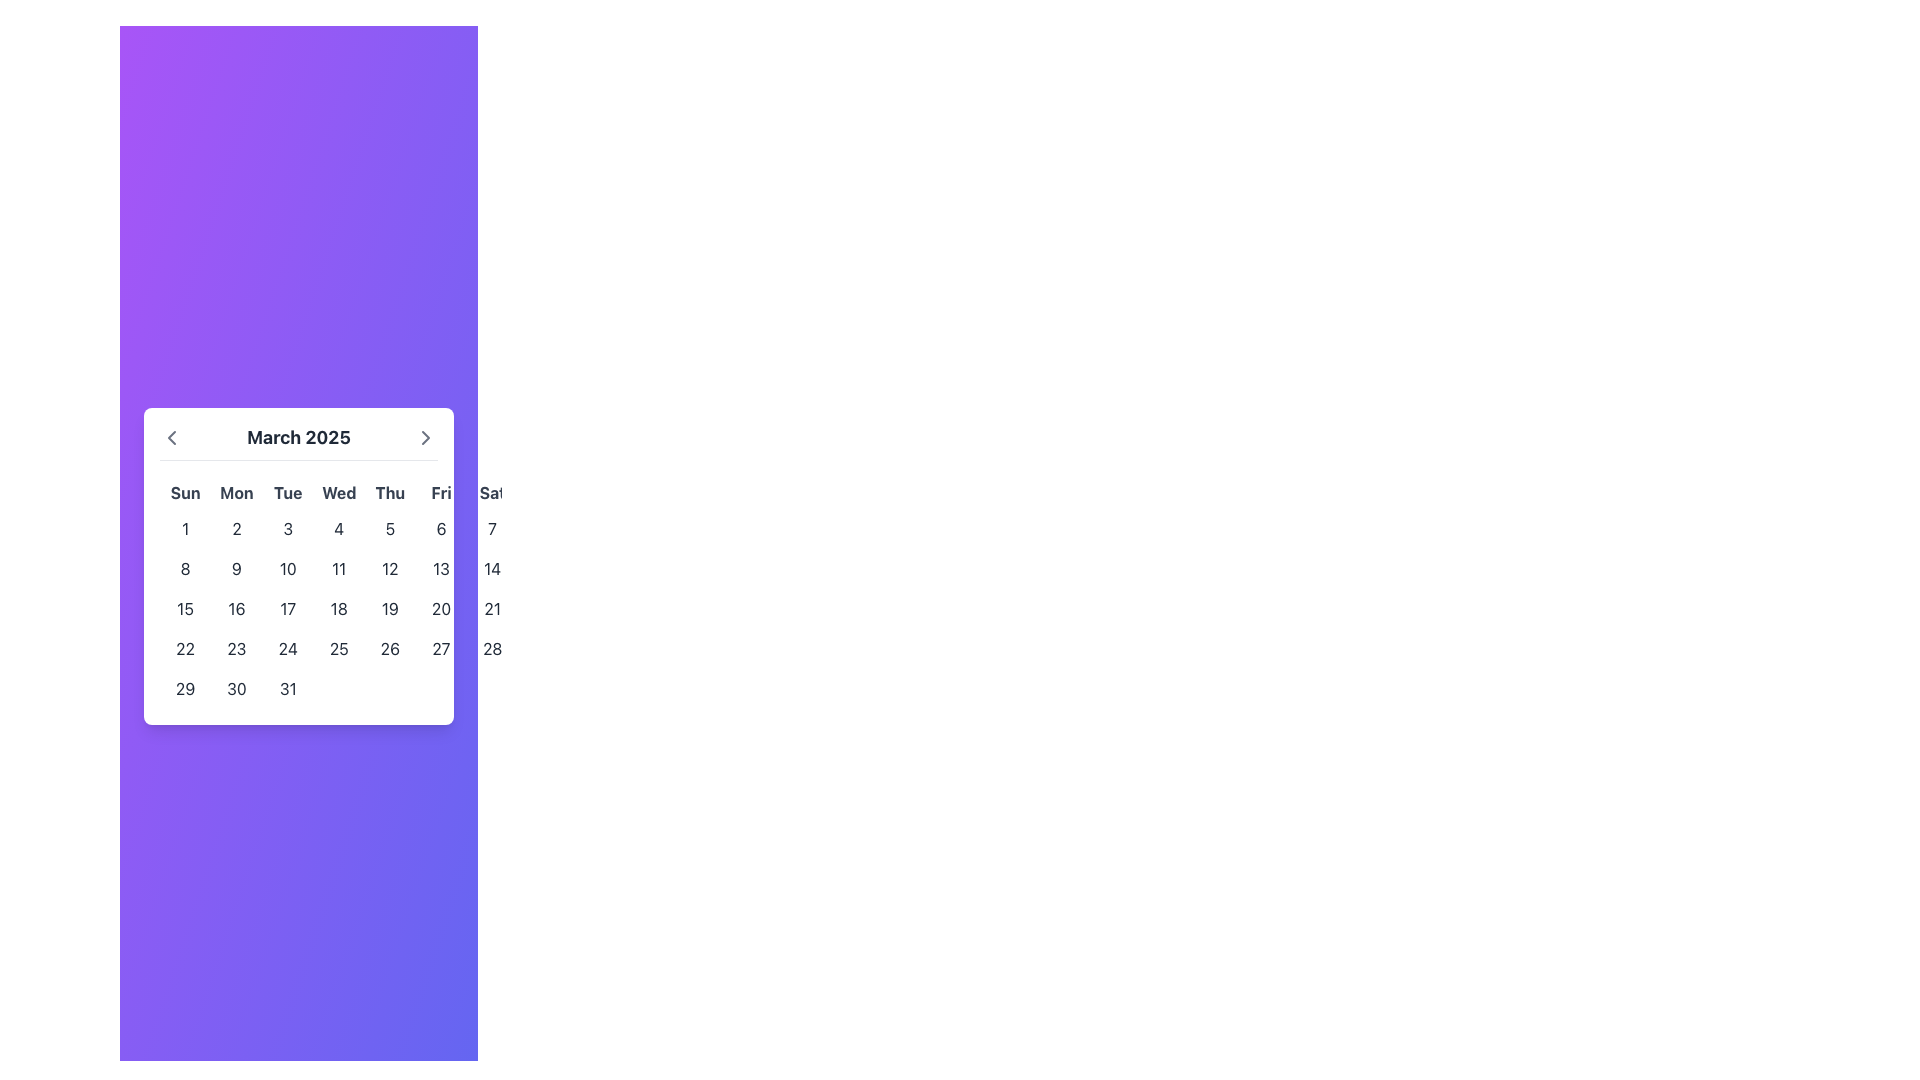 The width and height of the screenshot is (1920, 1080). I want to click on the left-pointing chevron icon in the calendar header to change its color from gray to black, so click(172, 436).